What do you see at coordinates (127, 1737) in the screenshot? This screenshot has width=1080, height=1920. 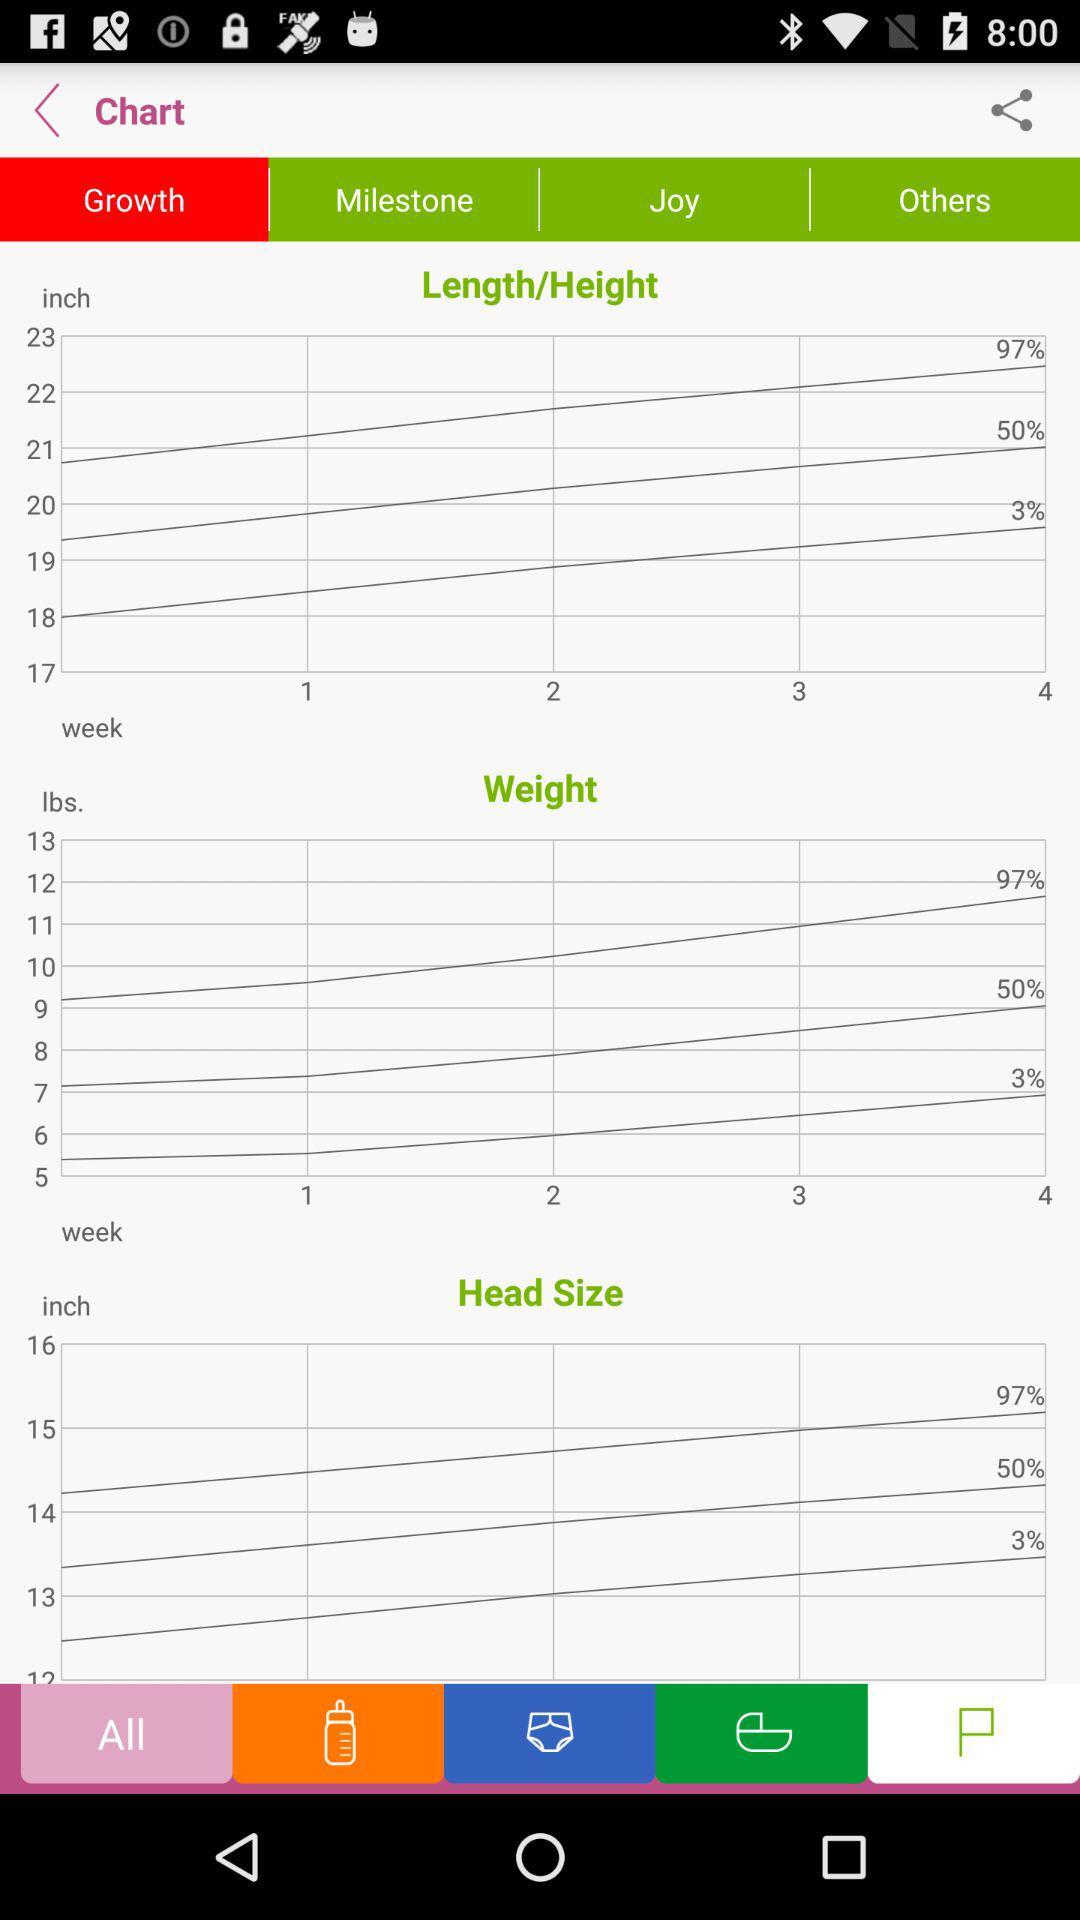 I see `the option all at the bottom corner of the page` at bounding box center [127, 1737].